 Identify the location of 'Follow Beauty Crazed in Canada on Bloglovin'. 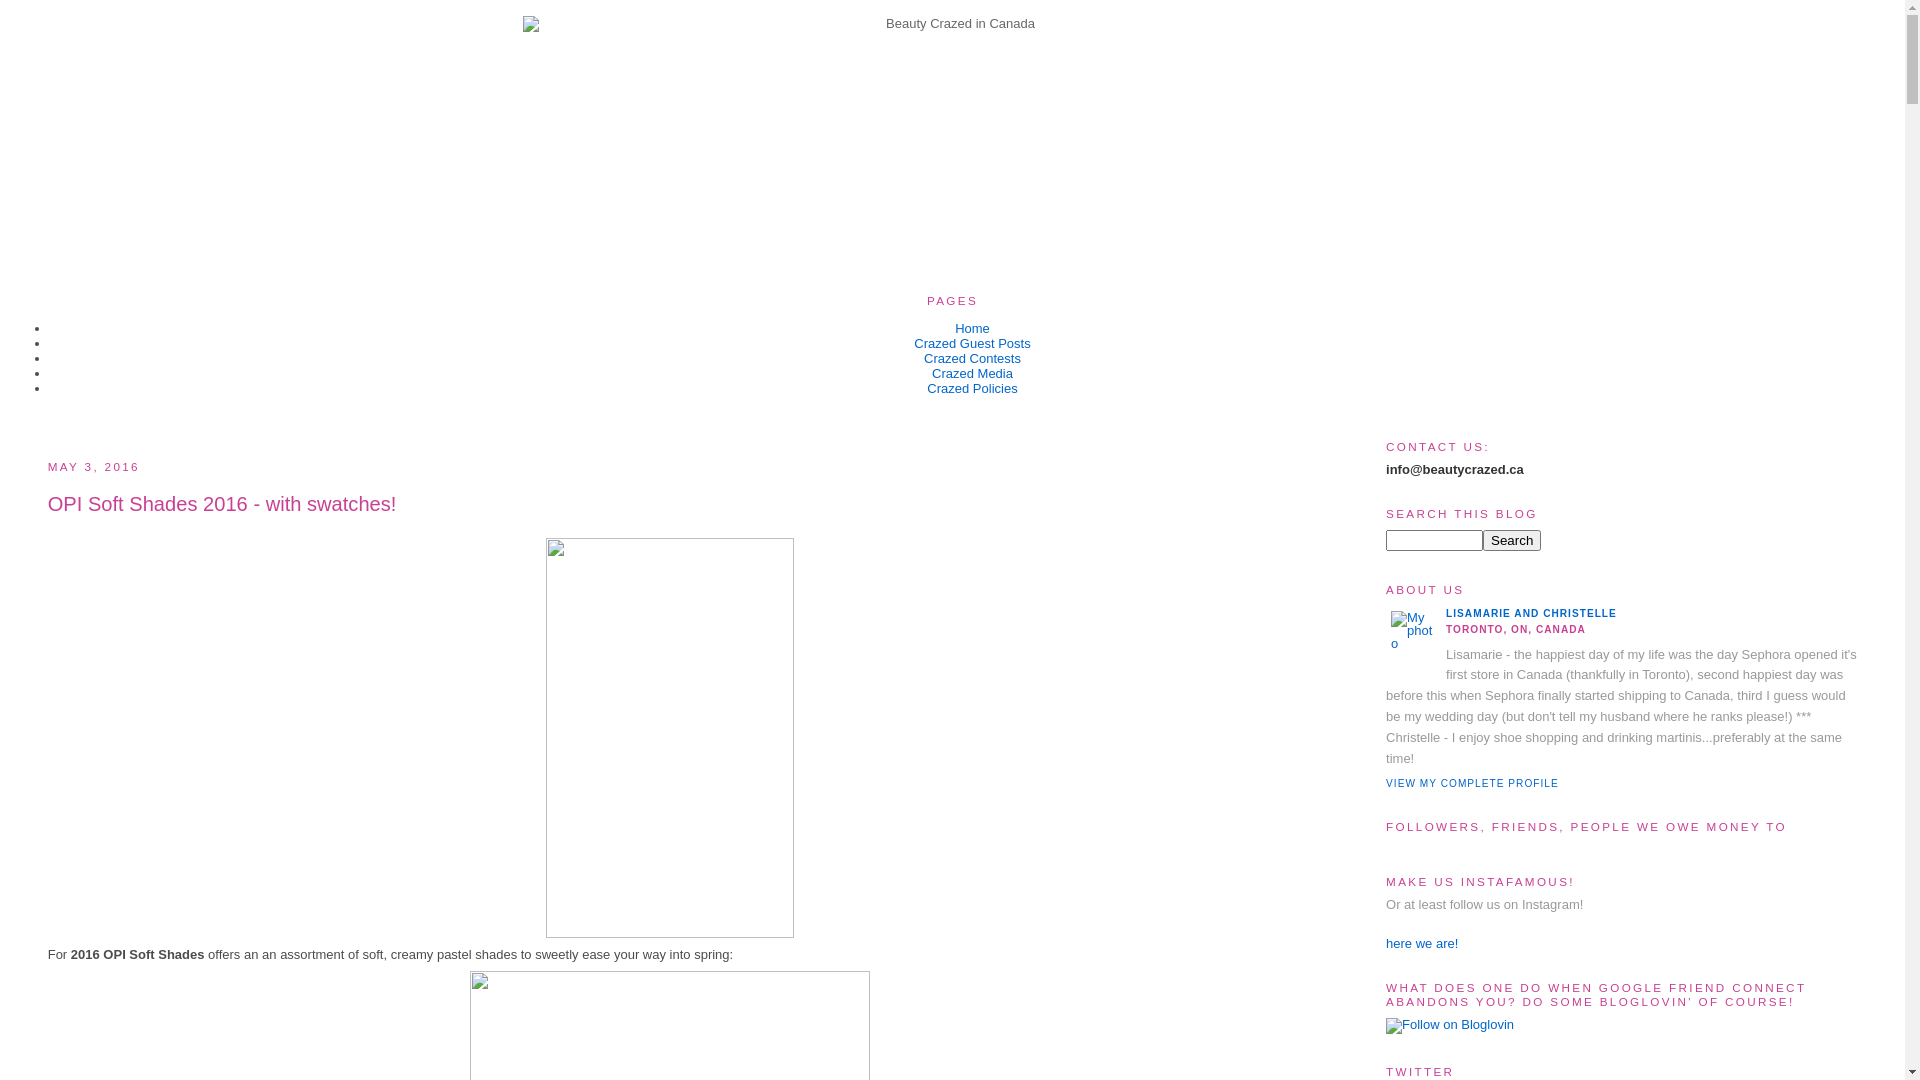
(1449, 1024).